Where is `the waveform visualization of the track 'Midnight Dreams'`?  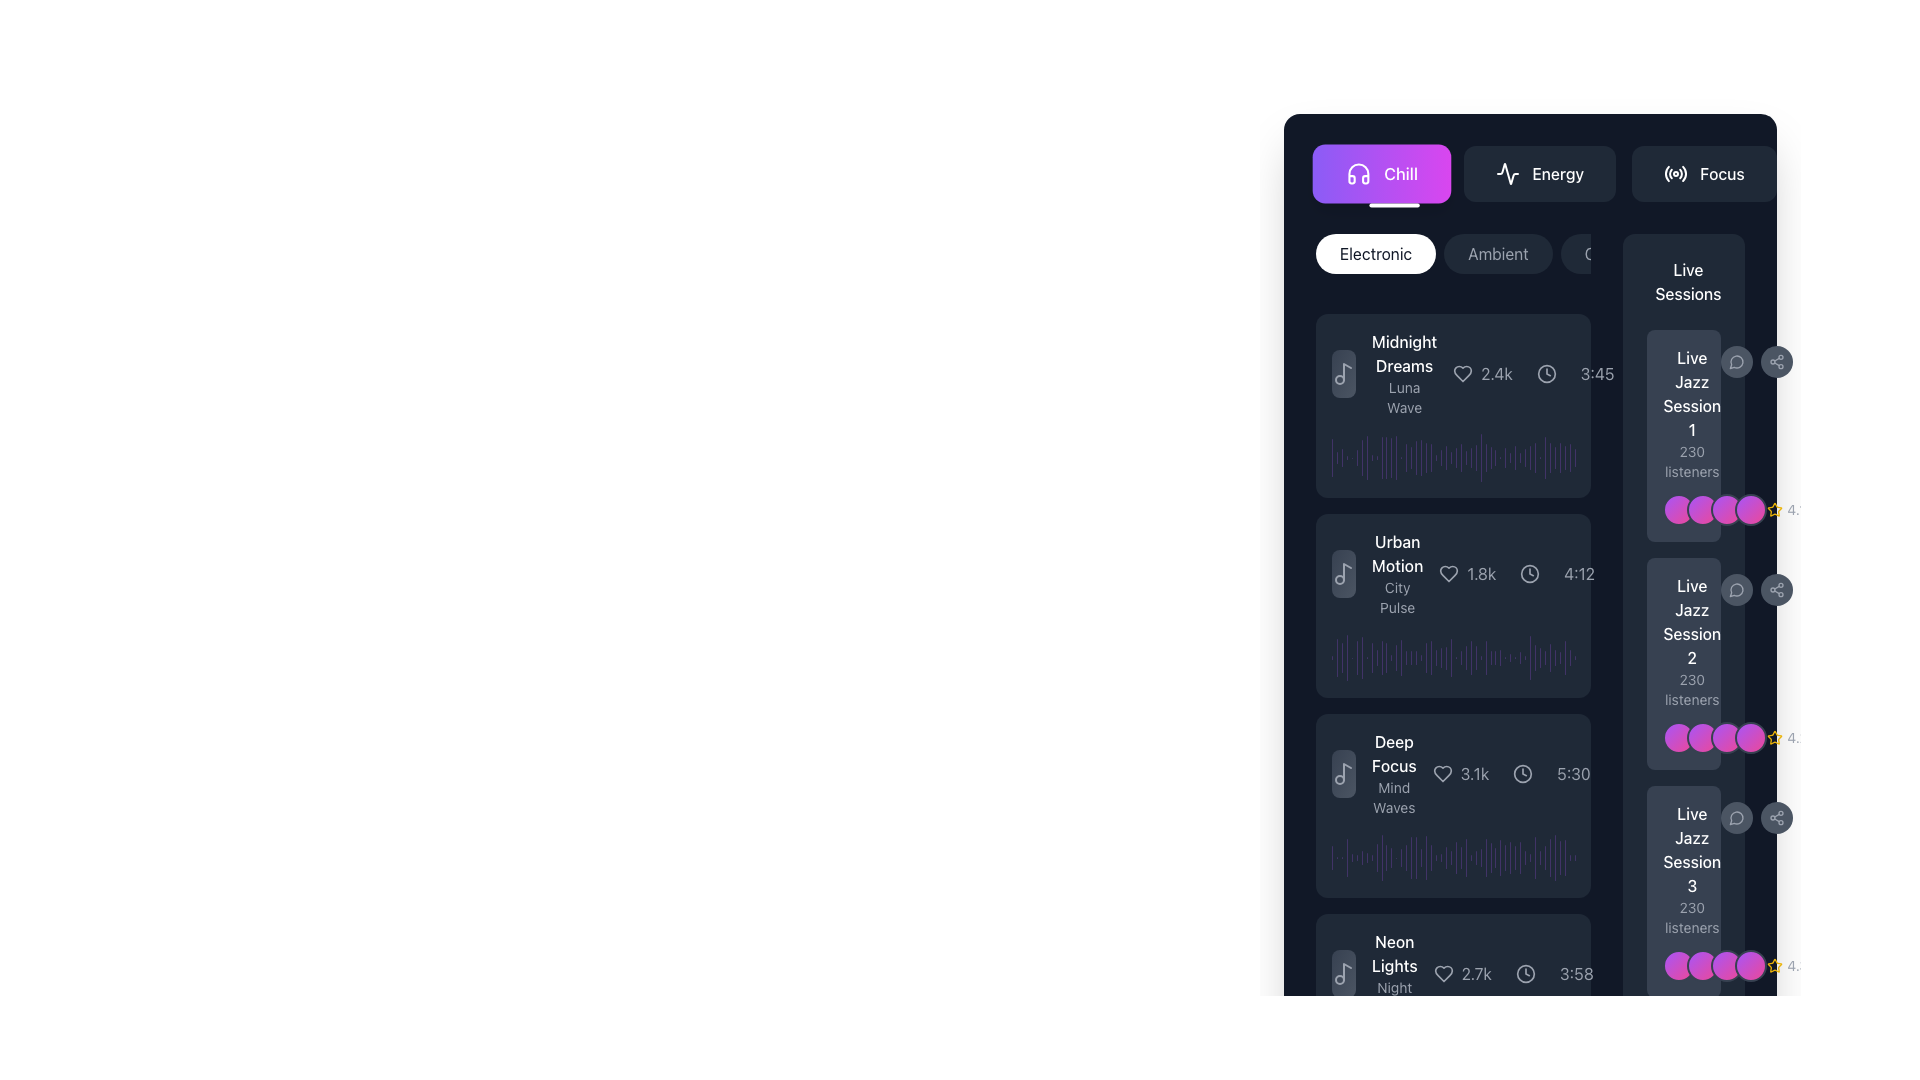 the waveform visualization of the track 'Midnight Dreams' is located at coordinates (1453, 458).